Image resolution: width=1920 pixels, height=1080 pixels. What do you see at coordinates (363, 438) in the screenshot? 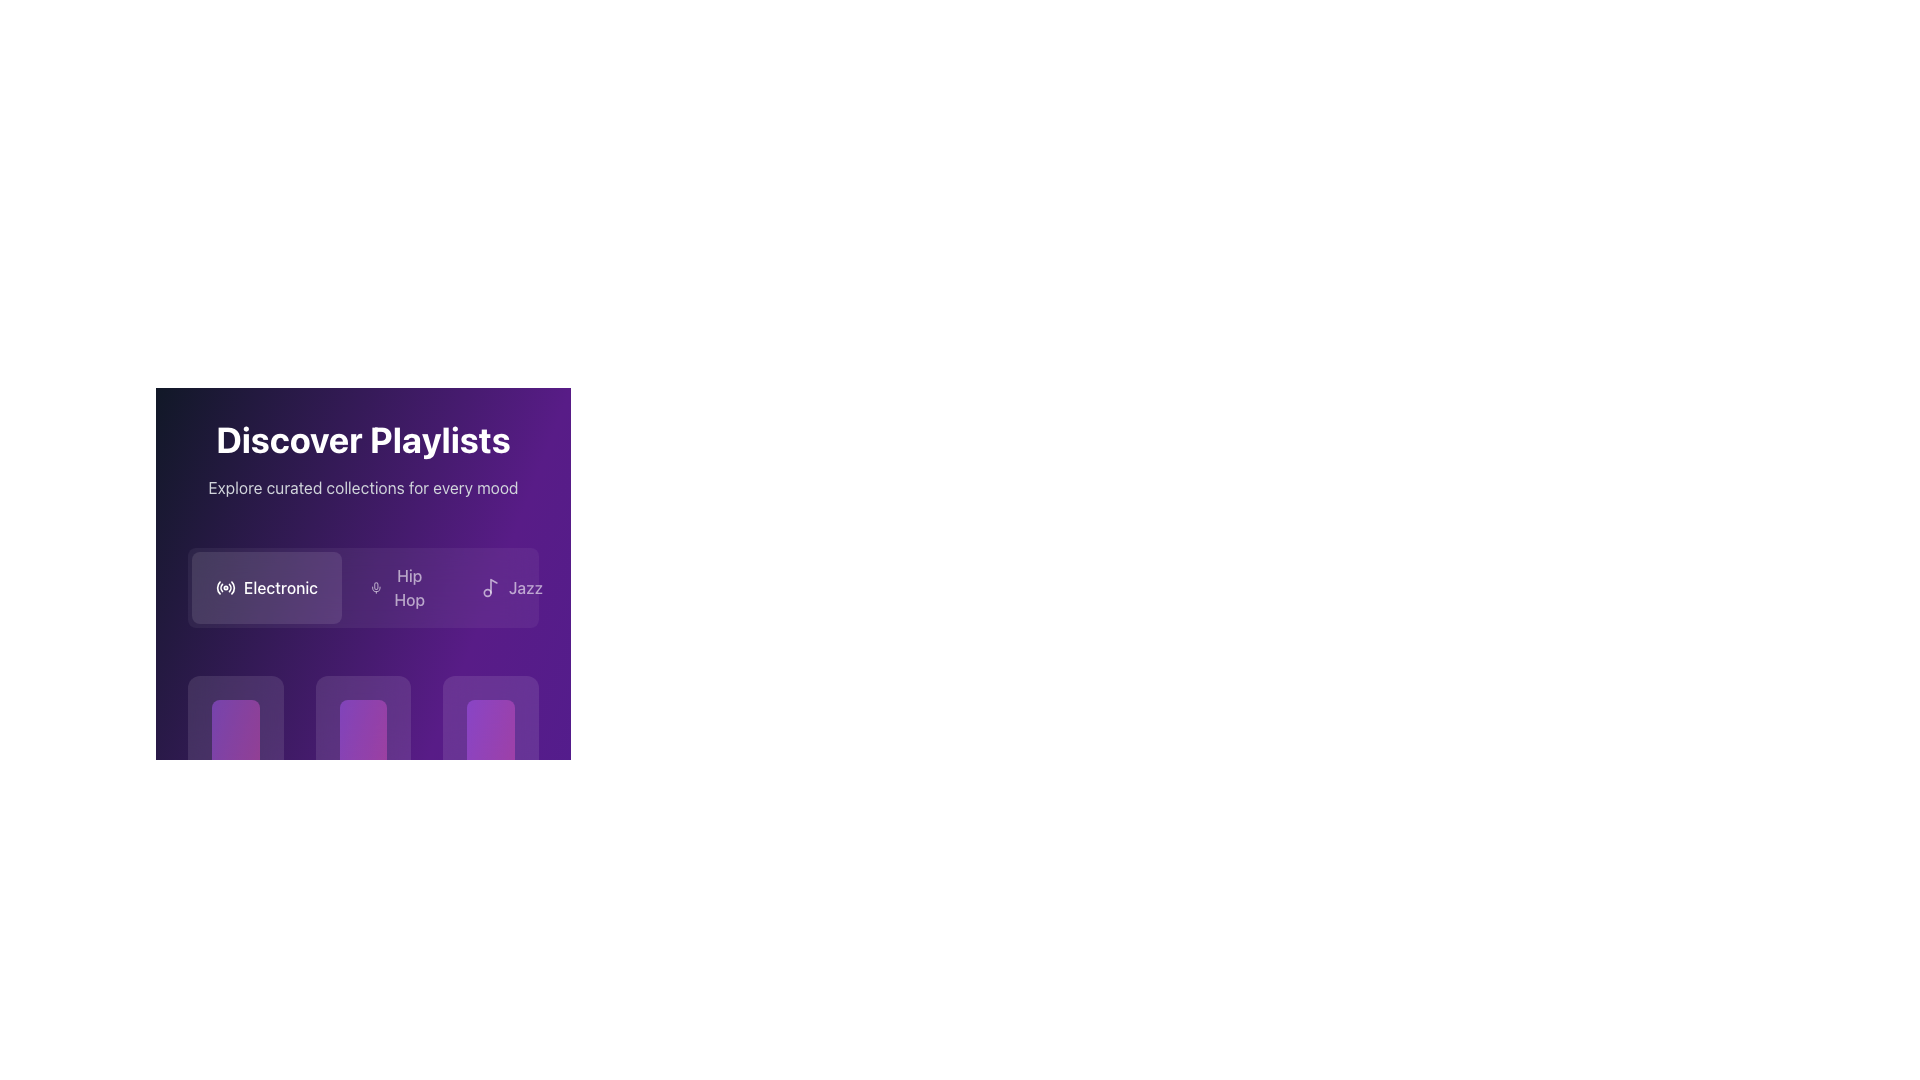
I see `heading text located at the top-center of the interface, which serves as a title or headline for the feature being introduced` at bounding box center [363, 438].